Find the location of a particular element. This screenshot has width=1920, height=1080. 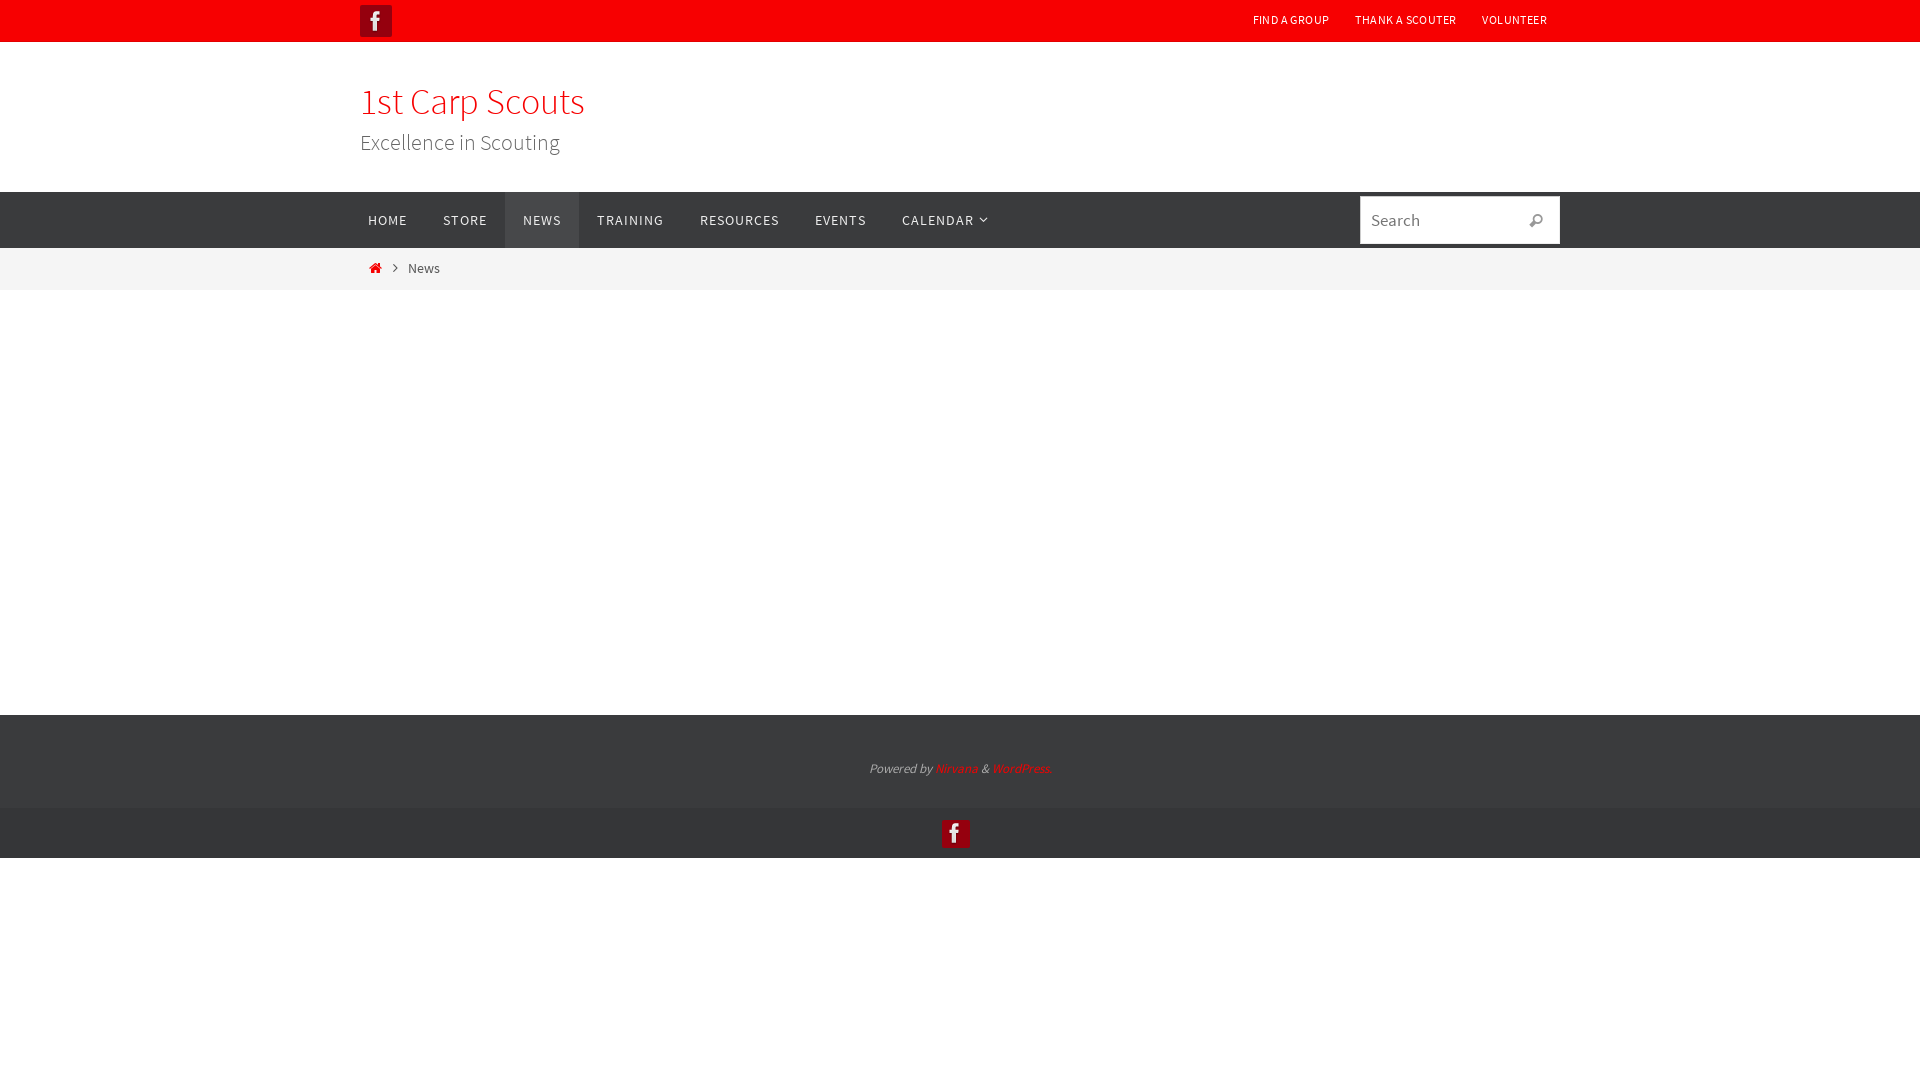

'EVENTS' is located at coordinates (795, 219).